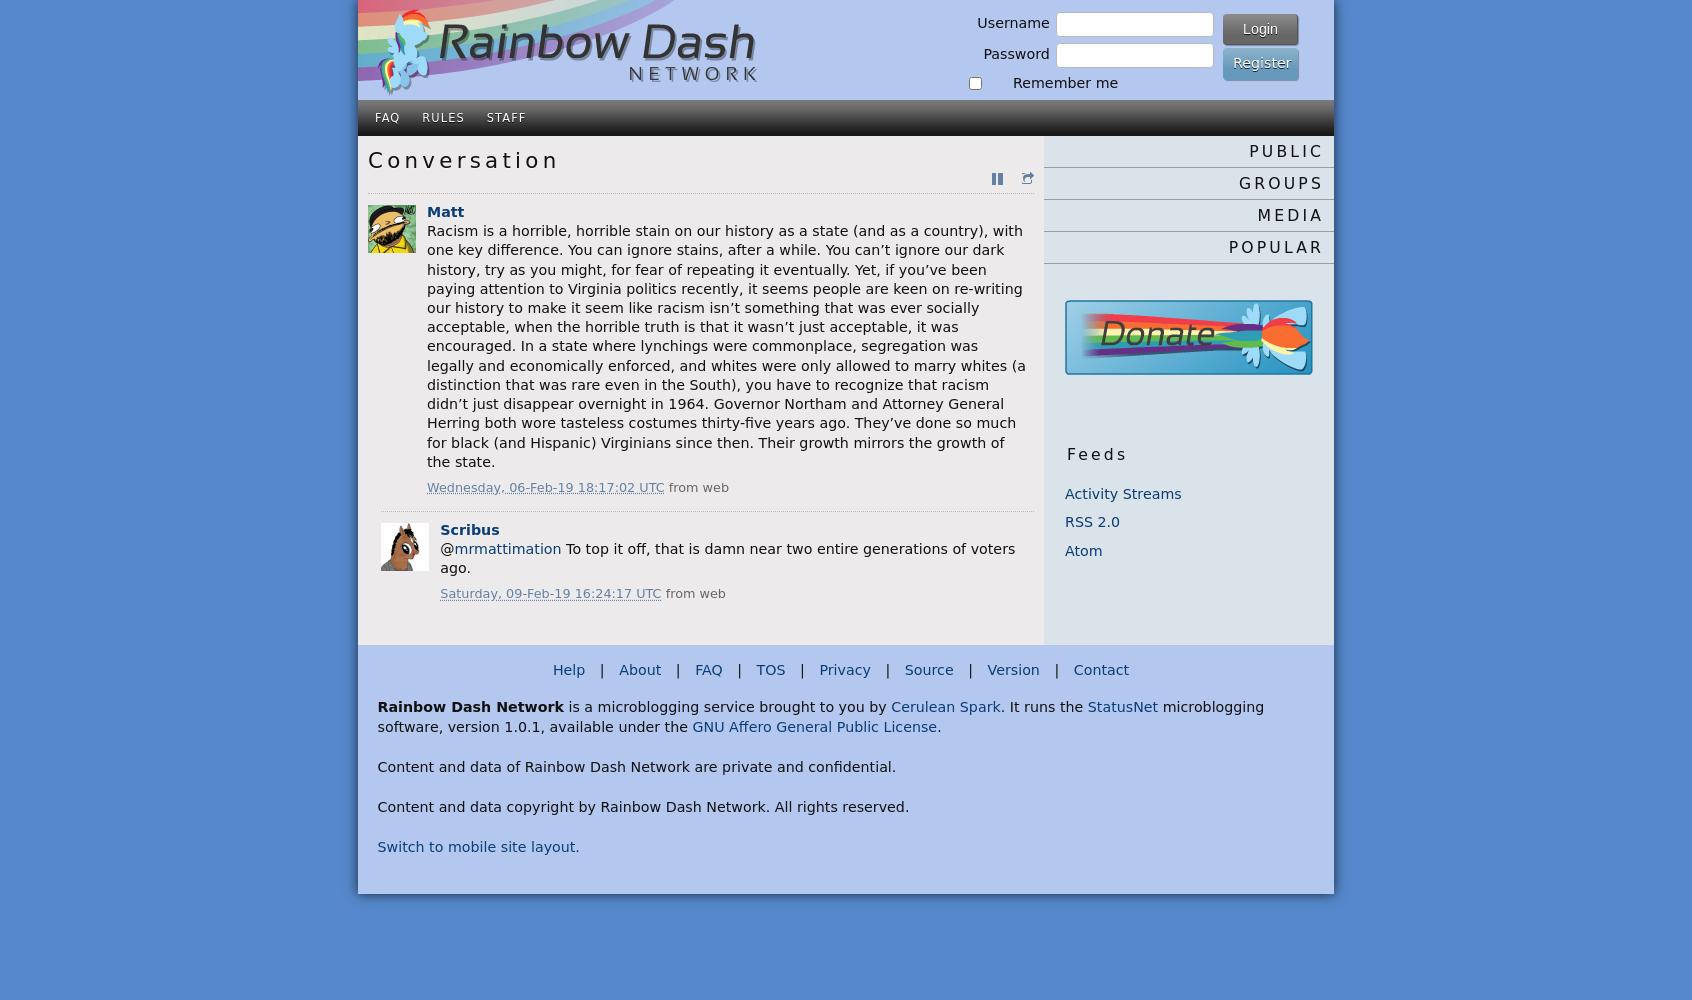 This screenshot has width=1692, height=1000. I want to click on 'Groups', so click(1239, 182).